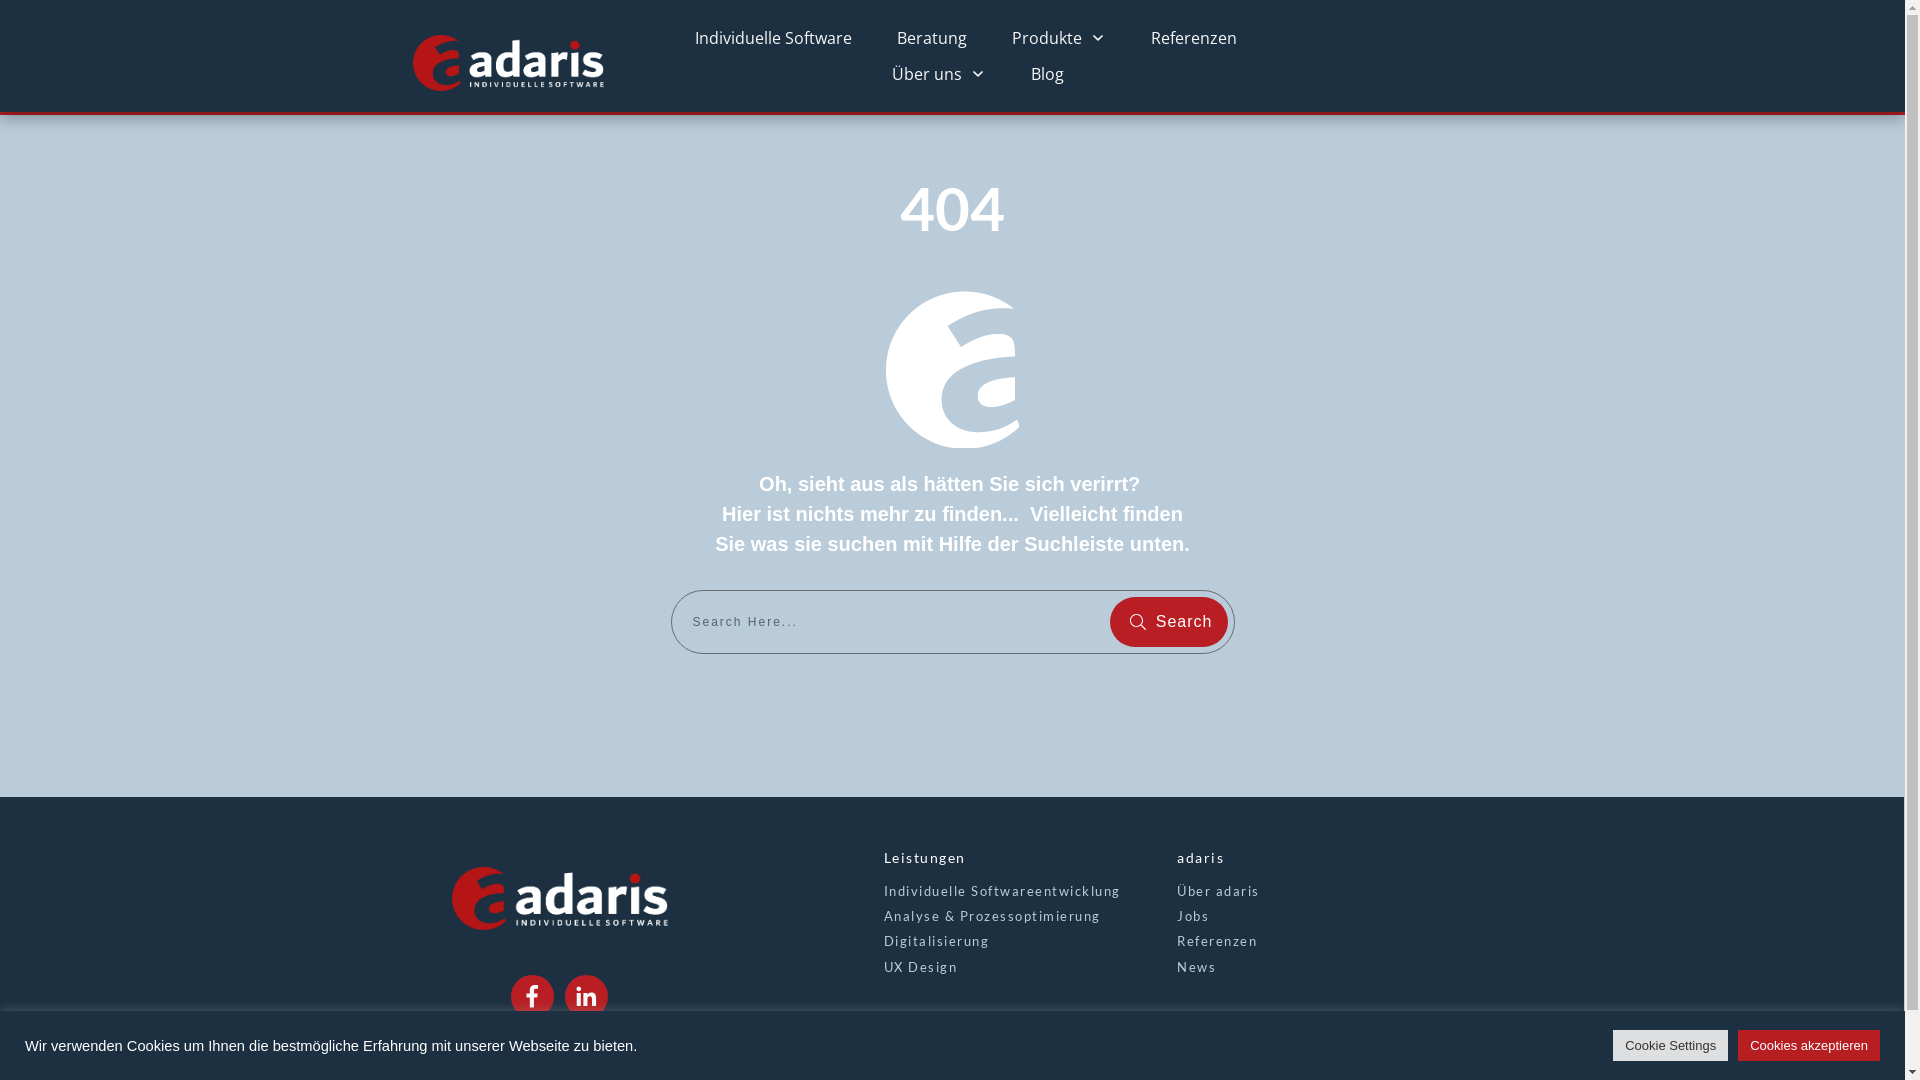  Describe the element at coordinates (1046, 72) in the screenshot. I see `'Blog'` at that location.